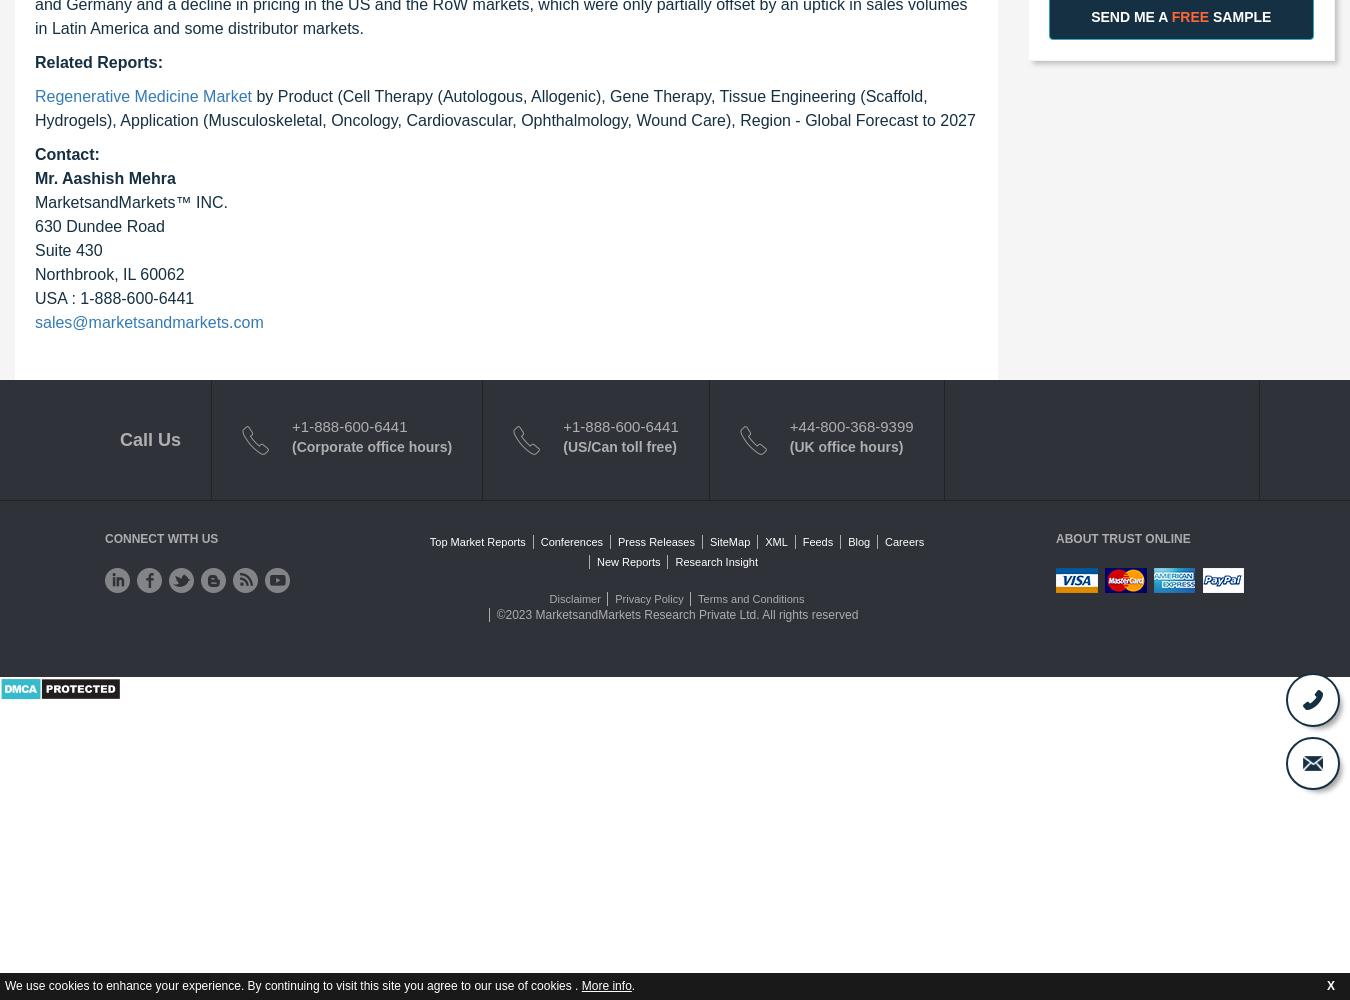 The width and height of the screenshot is (1350, 1000). What do you see at coordinates (98, 224) in the screenshot?
I see `'630 Dundee Road'` at bounding box center [98, 224].